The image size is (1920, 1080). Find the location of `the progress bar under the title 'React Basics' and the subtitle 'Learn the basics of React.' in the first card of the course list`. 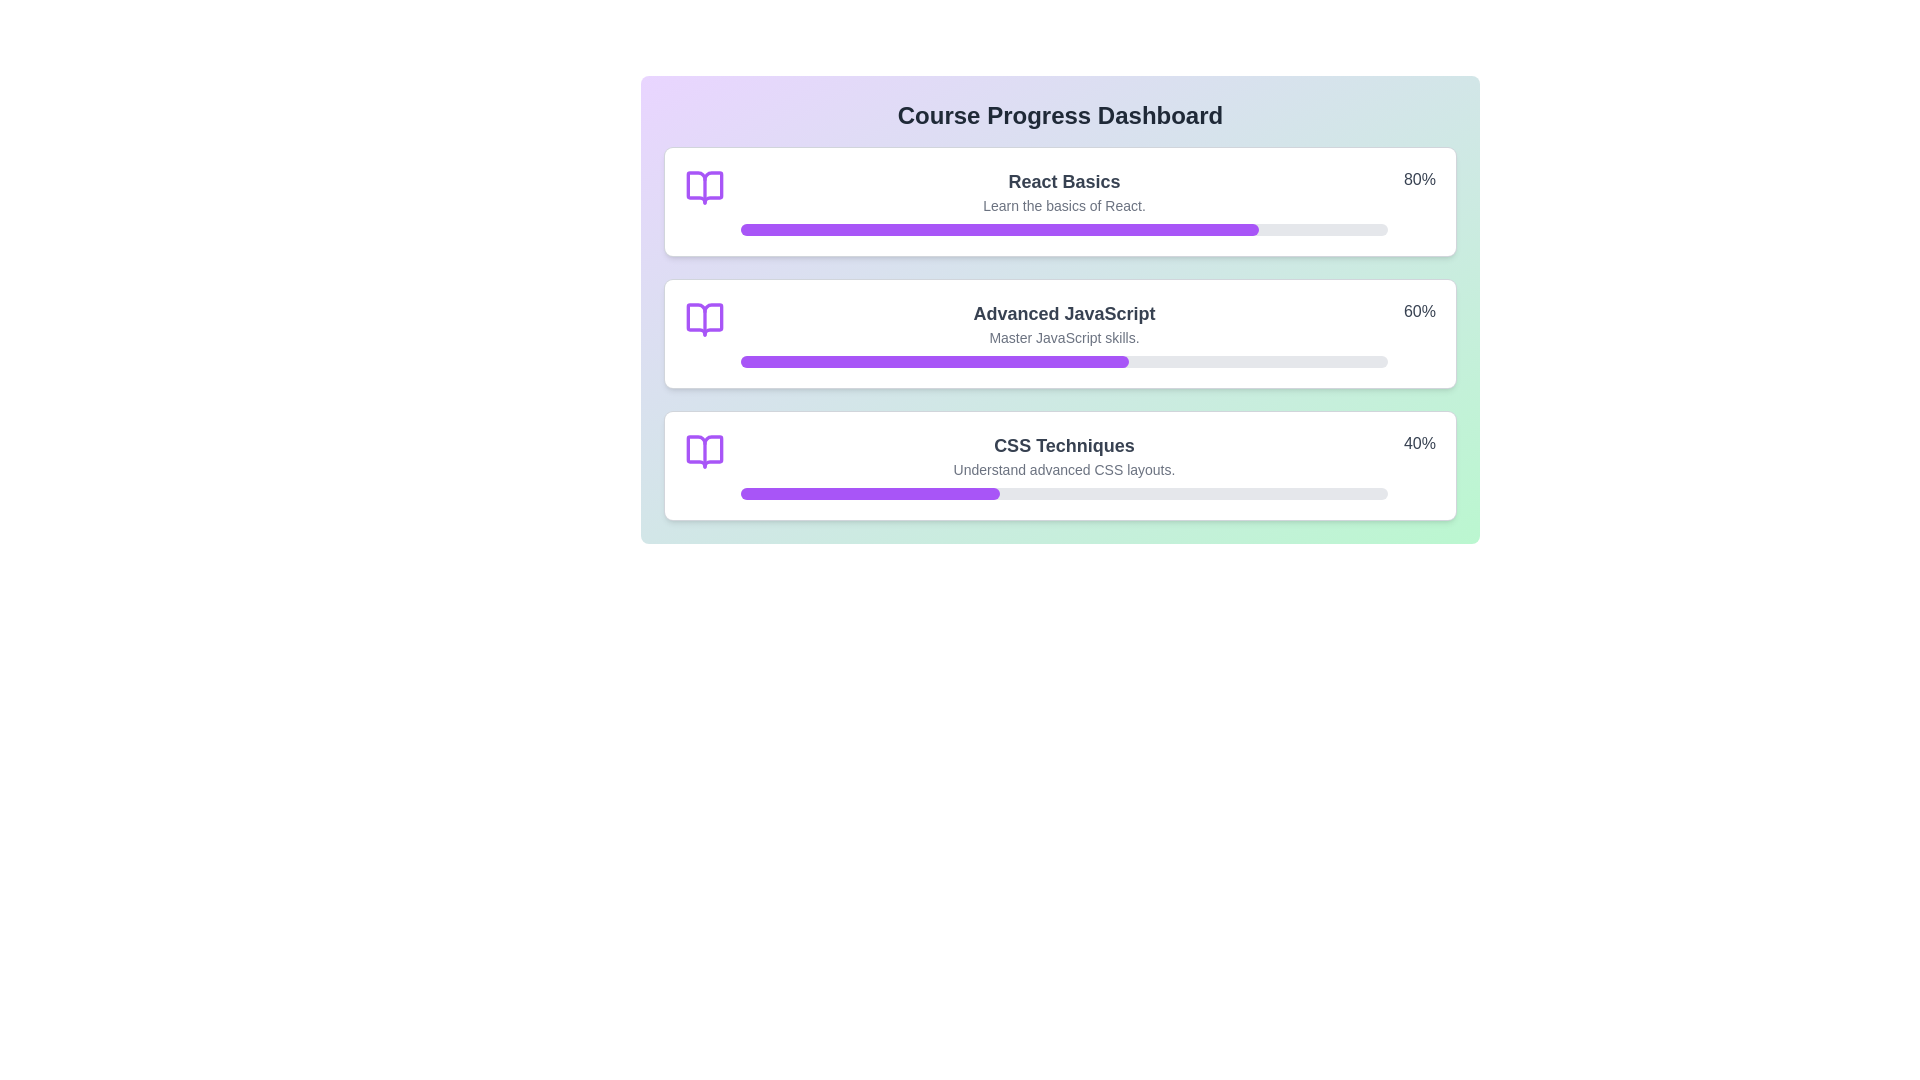

the progress bar under the title 'React Basics' and the subtitle 'Learn the basics of React.' in the first card of the course list is located at coordinates (1063, 229).